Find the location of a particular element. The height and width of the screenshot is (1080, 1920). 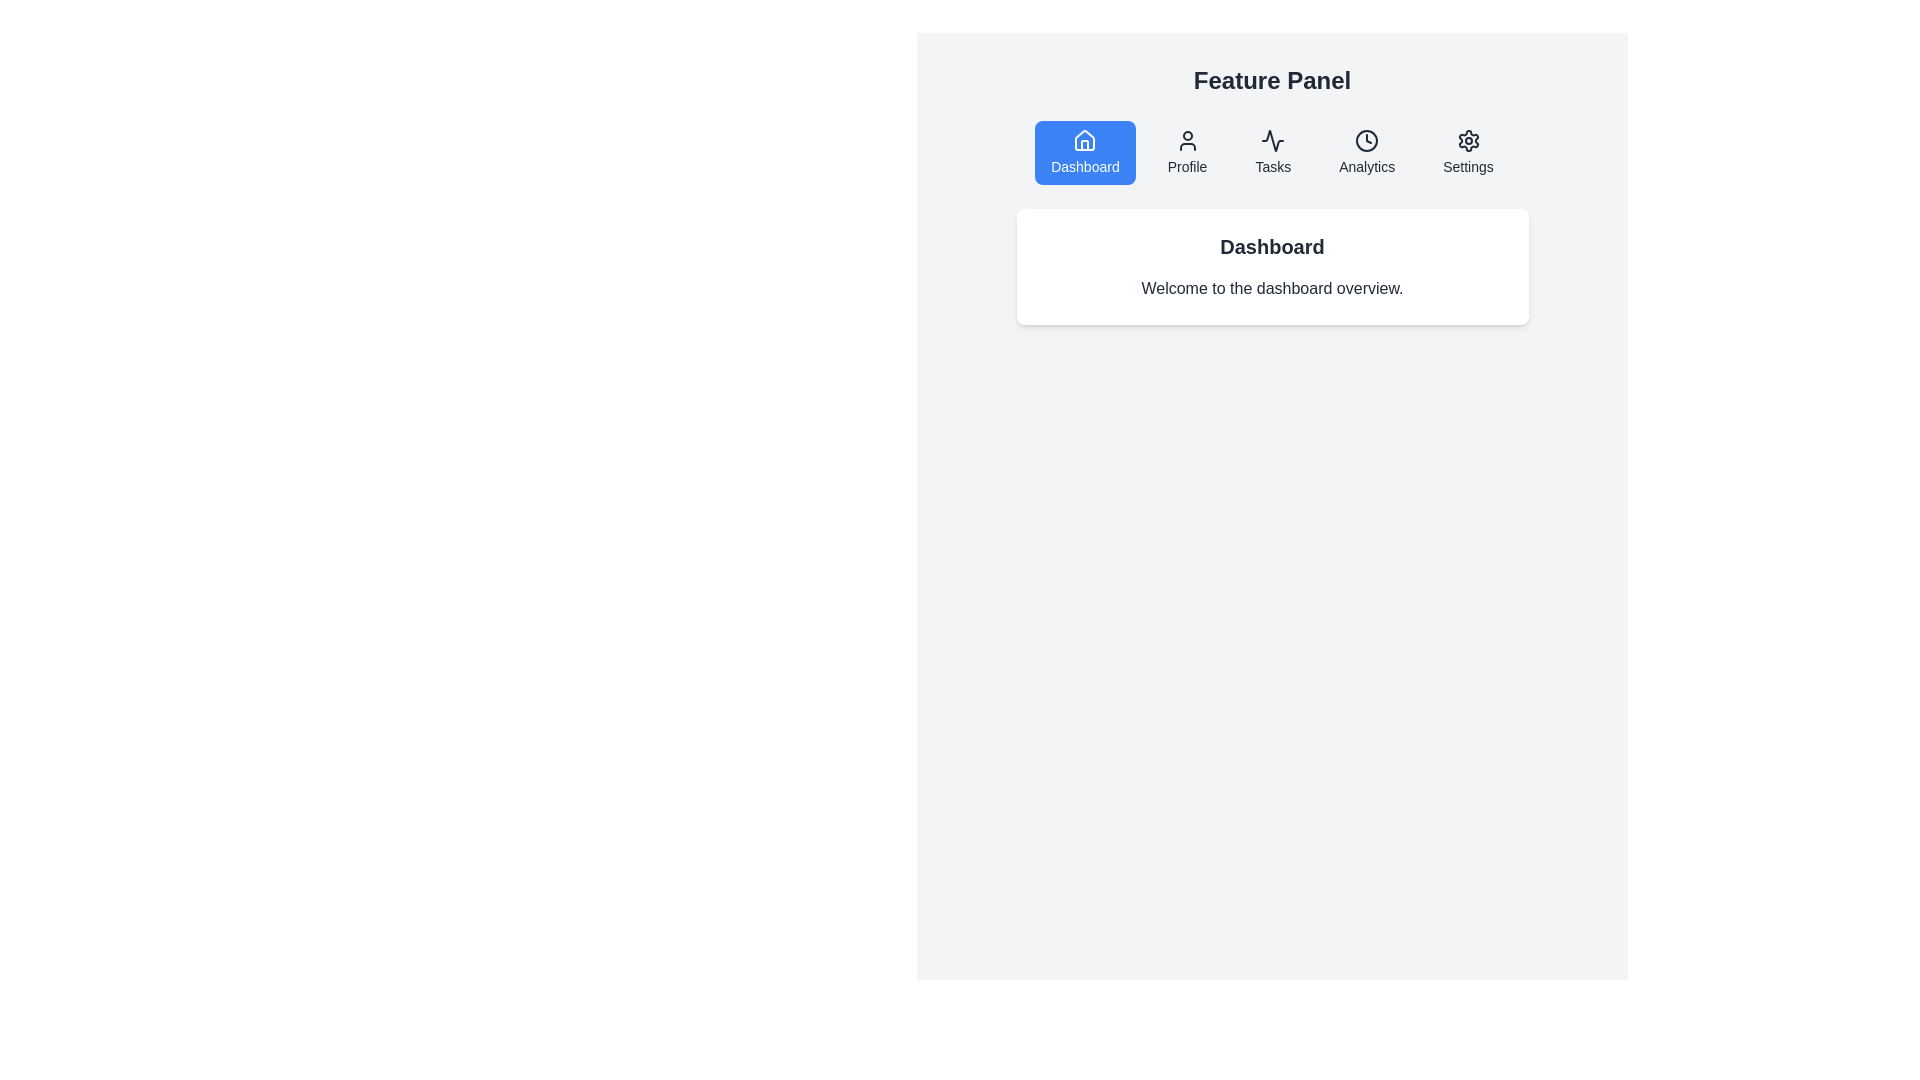

the house icon located centrally within the 'Dashboard' button in the top navigation bar is located at coordinates (1084, 139).